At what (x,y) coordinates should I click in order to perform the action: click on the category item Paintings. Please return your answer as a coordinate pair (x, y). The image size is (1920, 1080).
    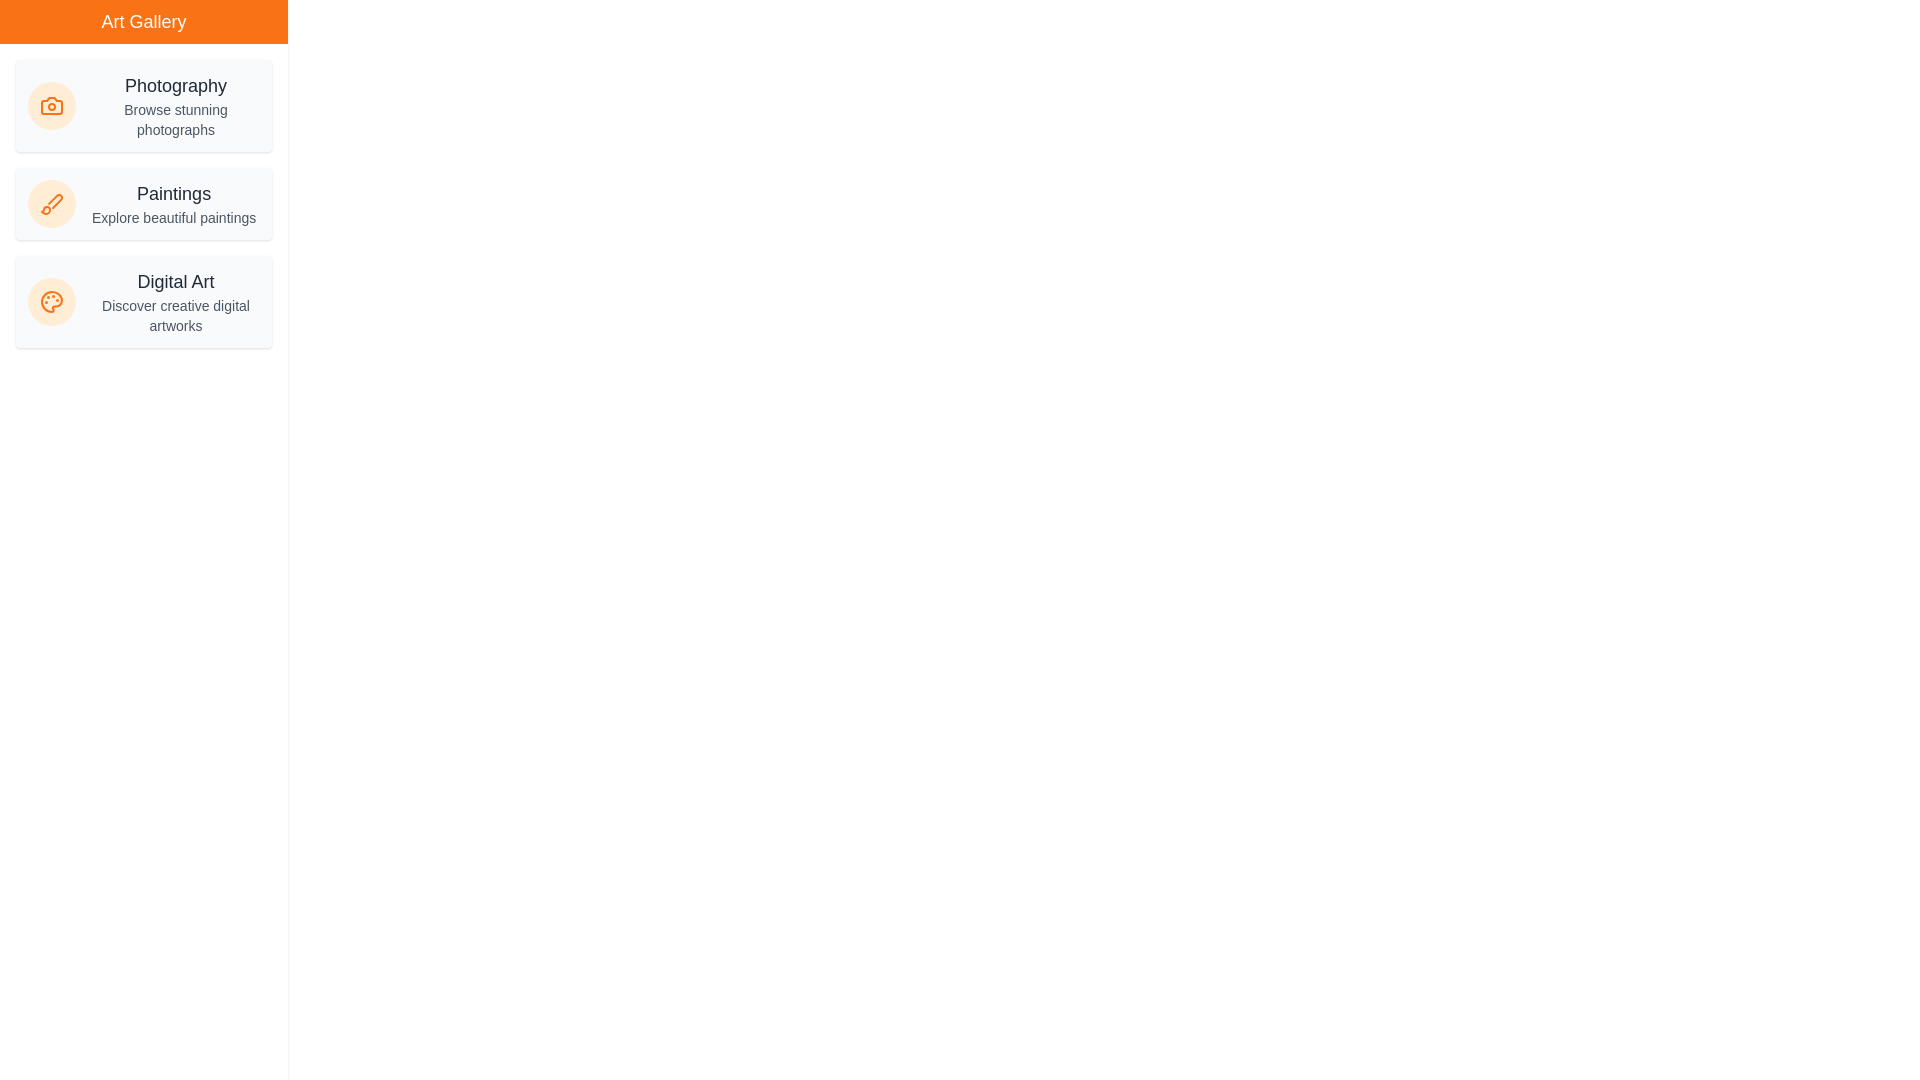
    Looking at the image, I should click on (143, 204).